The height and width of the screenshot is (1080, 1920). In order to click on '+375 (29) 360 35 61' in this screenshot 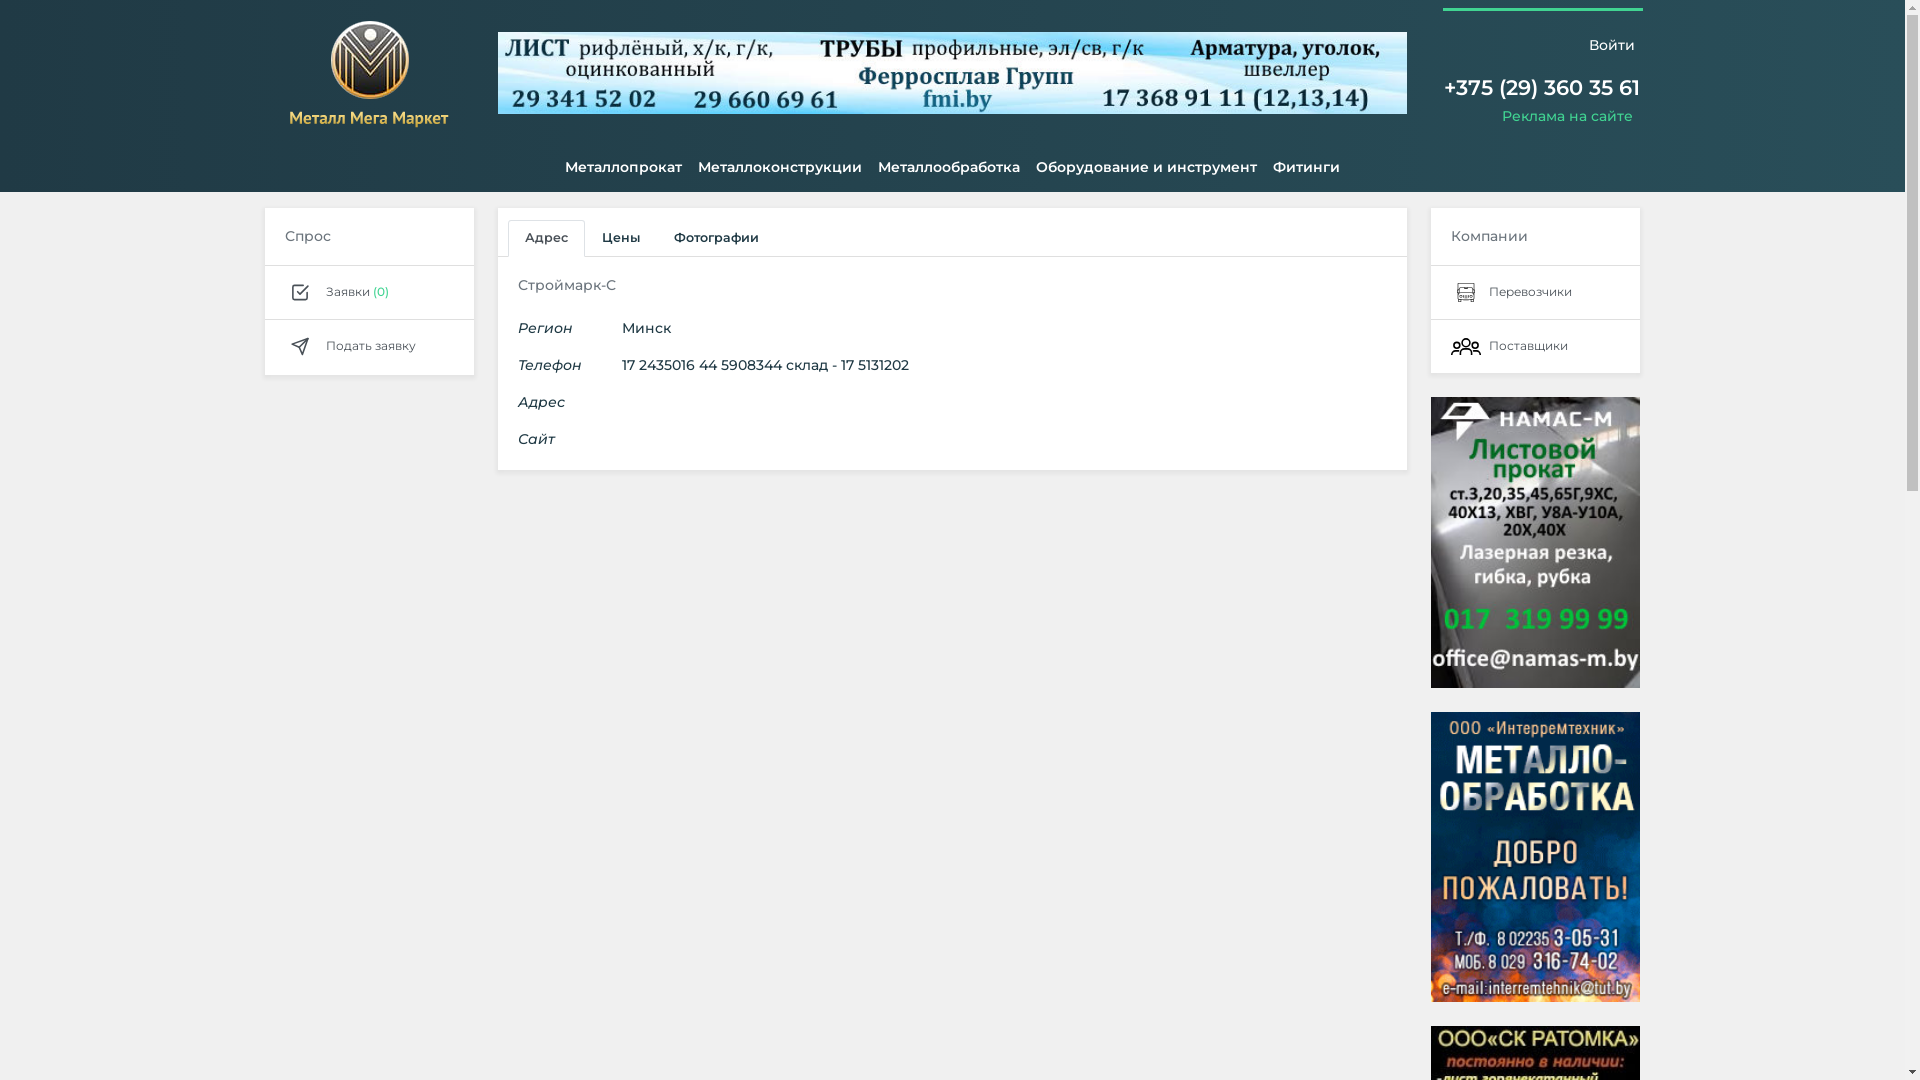, I will do `click(1540, 86)`.